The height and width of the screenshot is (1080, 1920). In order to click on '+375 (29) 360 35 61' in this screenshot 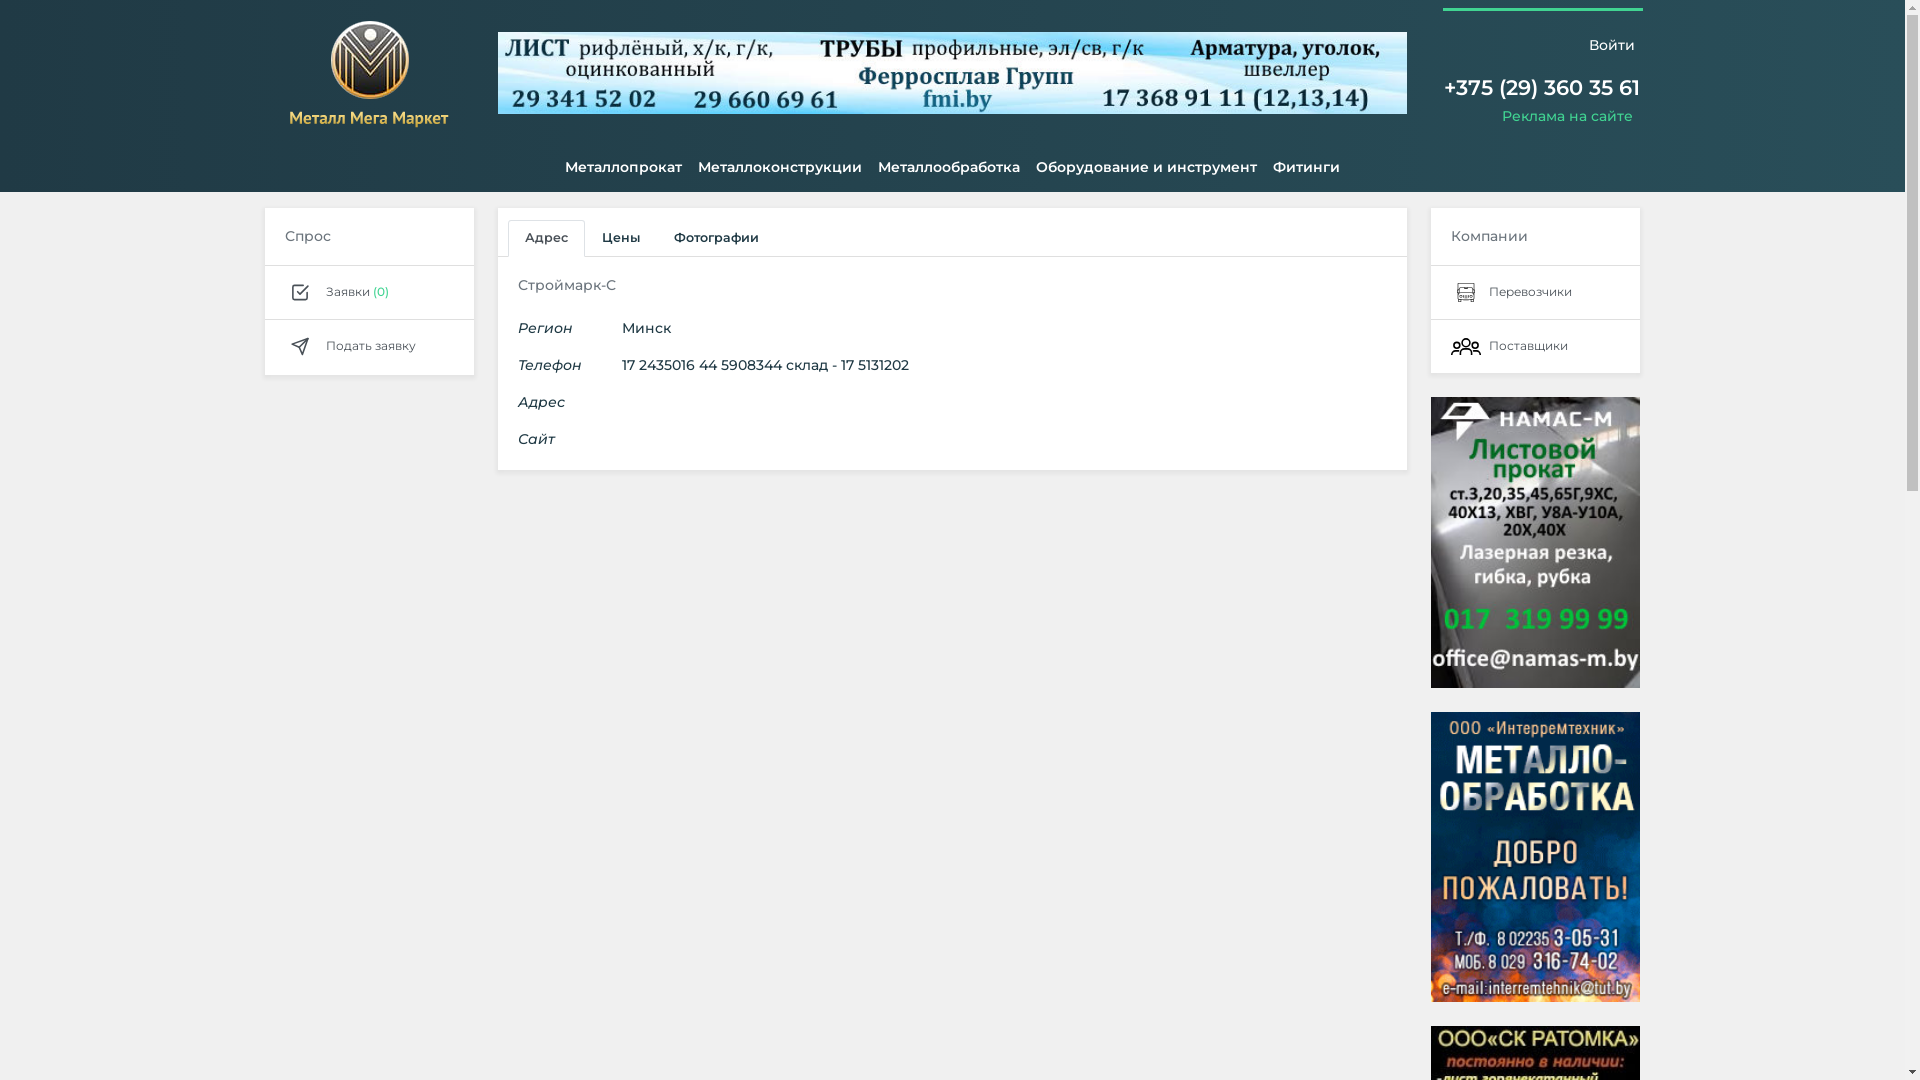, I will do `click(1540, 86)`.